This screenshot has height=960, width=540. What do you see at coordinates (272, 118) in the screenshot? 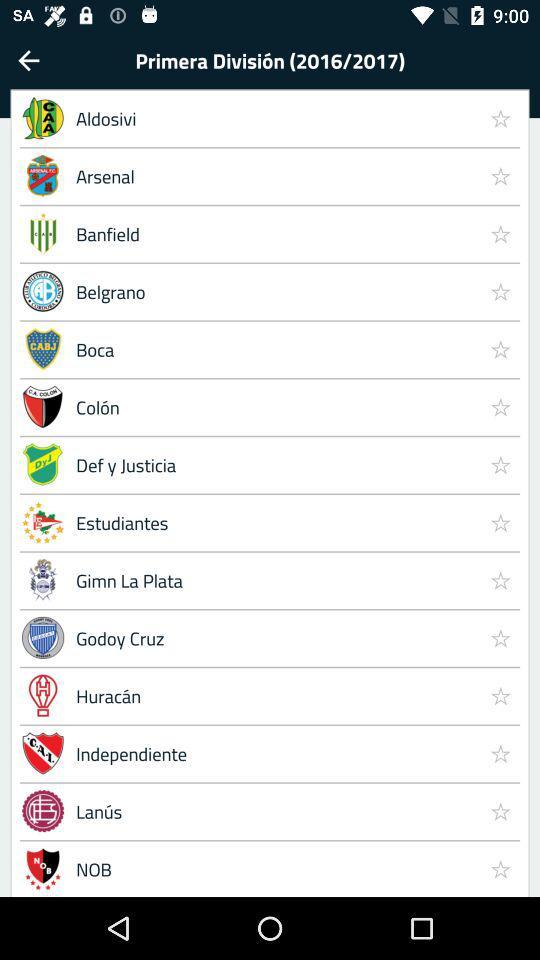
I see `aldosivi item` at bounding box center [272, 118].